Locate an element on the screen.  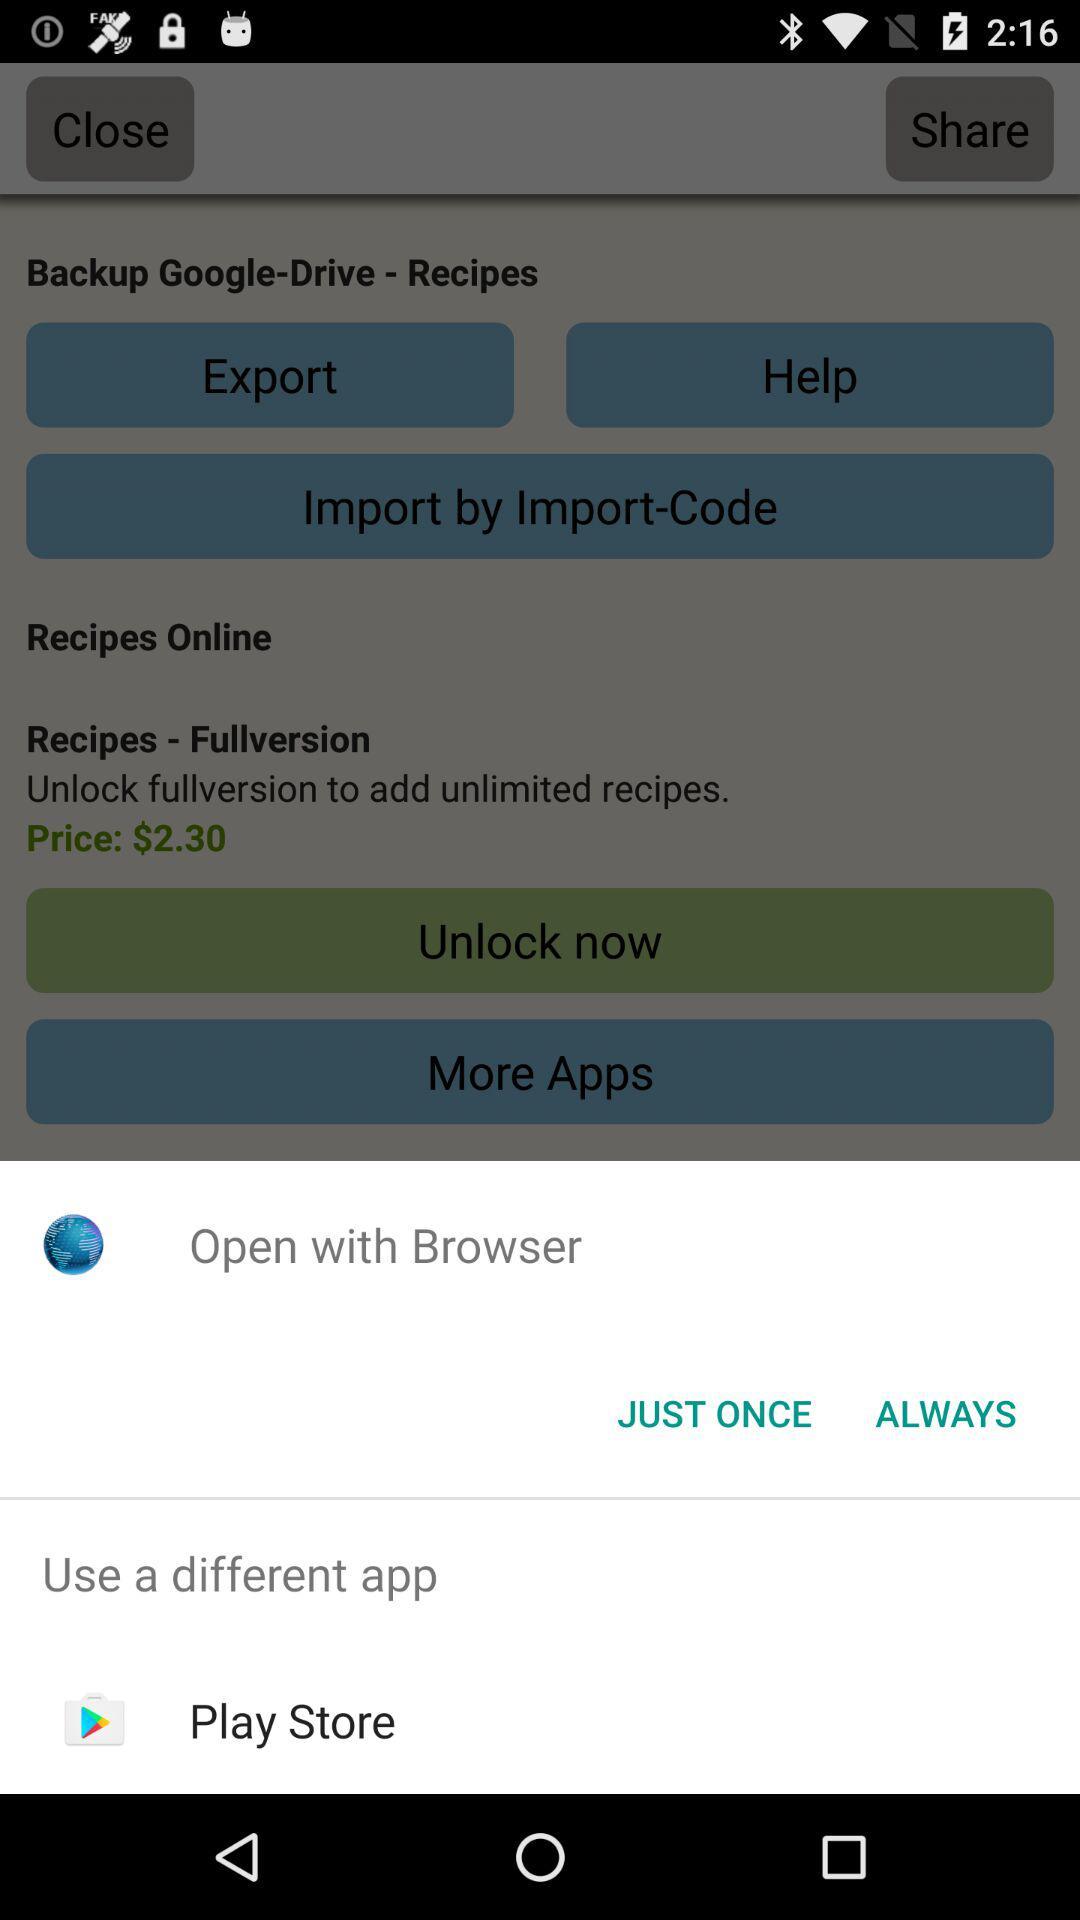
the icon to the right of just once icon is located at coordinates (945, 1411).